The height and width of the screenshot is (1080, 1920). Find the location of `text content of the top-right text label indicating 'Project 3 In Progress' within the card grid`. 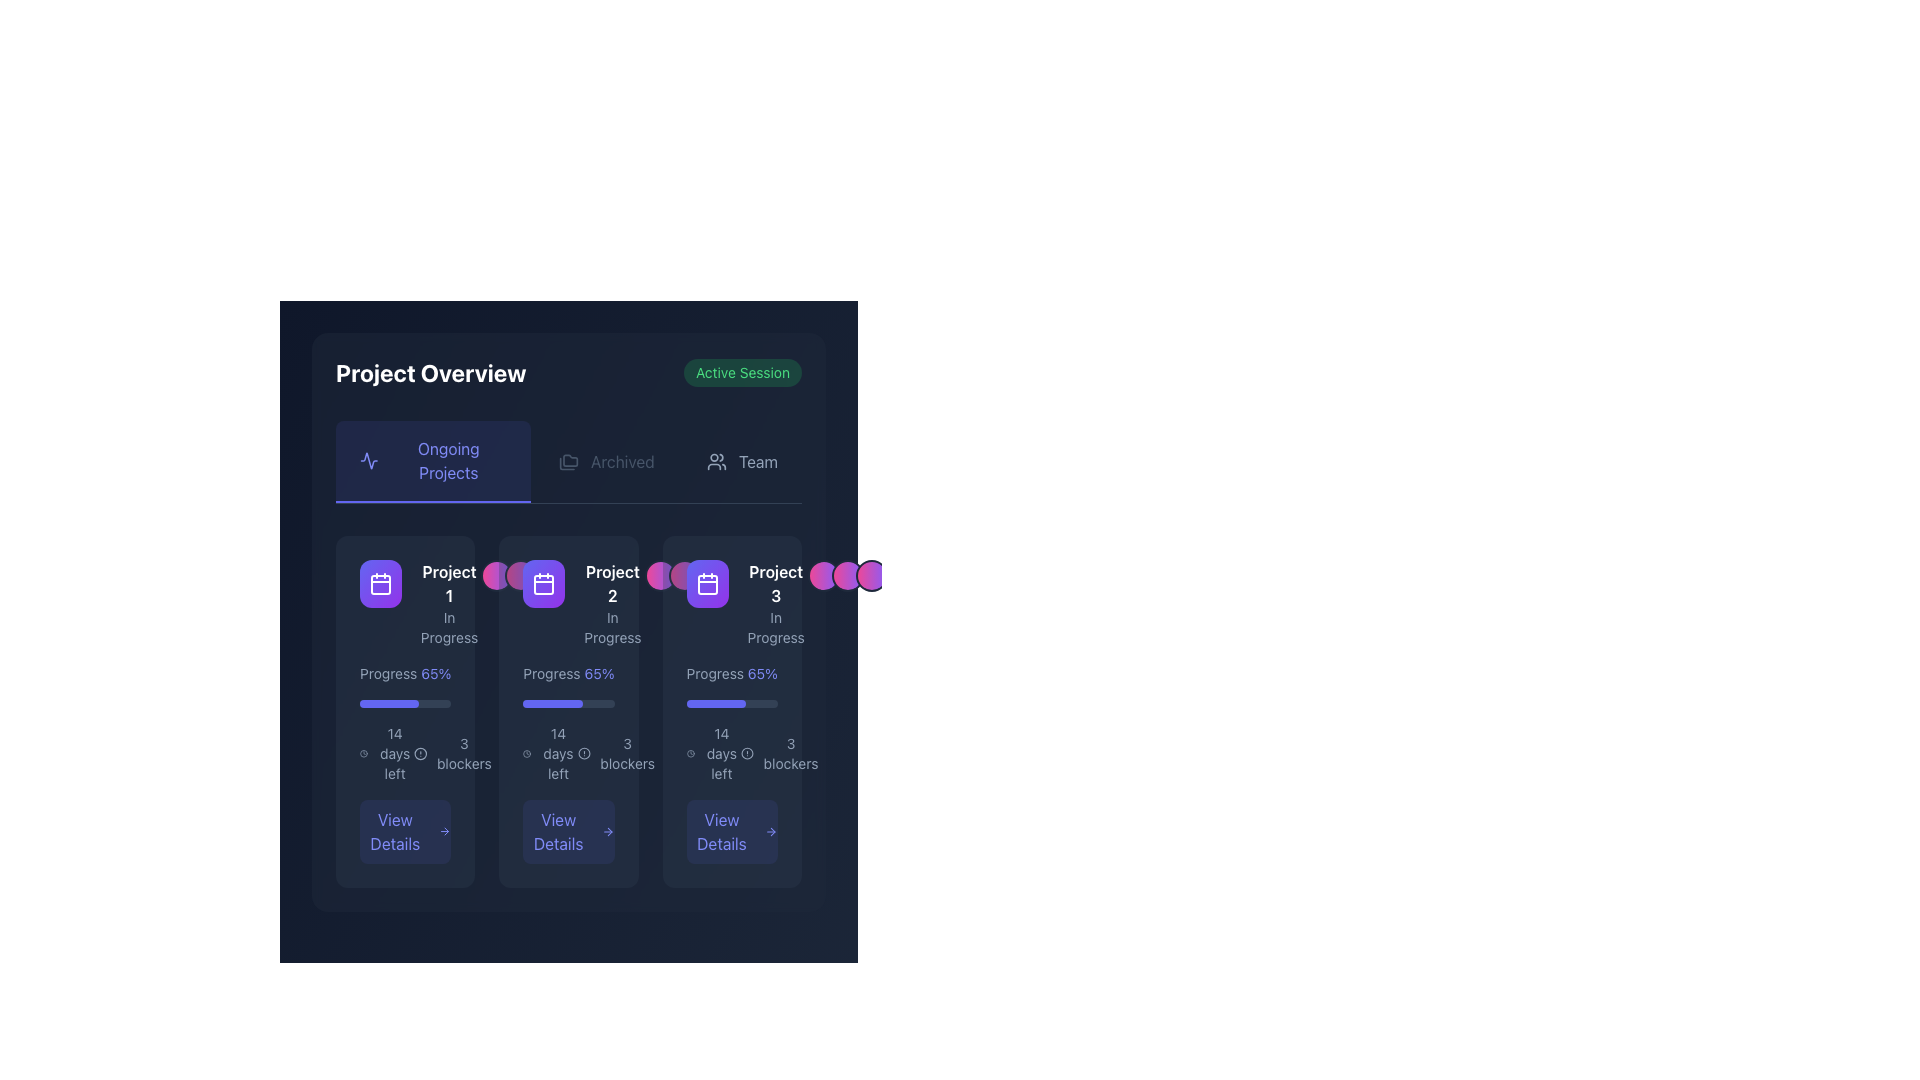

text content of the top-right text label indicating 'Project 3 In Progress' within the card grid is located at coordinates (775, 583).